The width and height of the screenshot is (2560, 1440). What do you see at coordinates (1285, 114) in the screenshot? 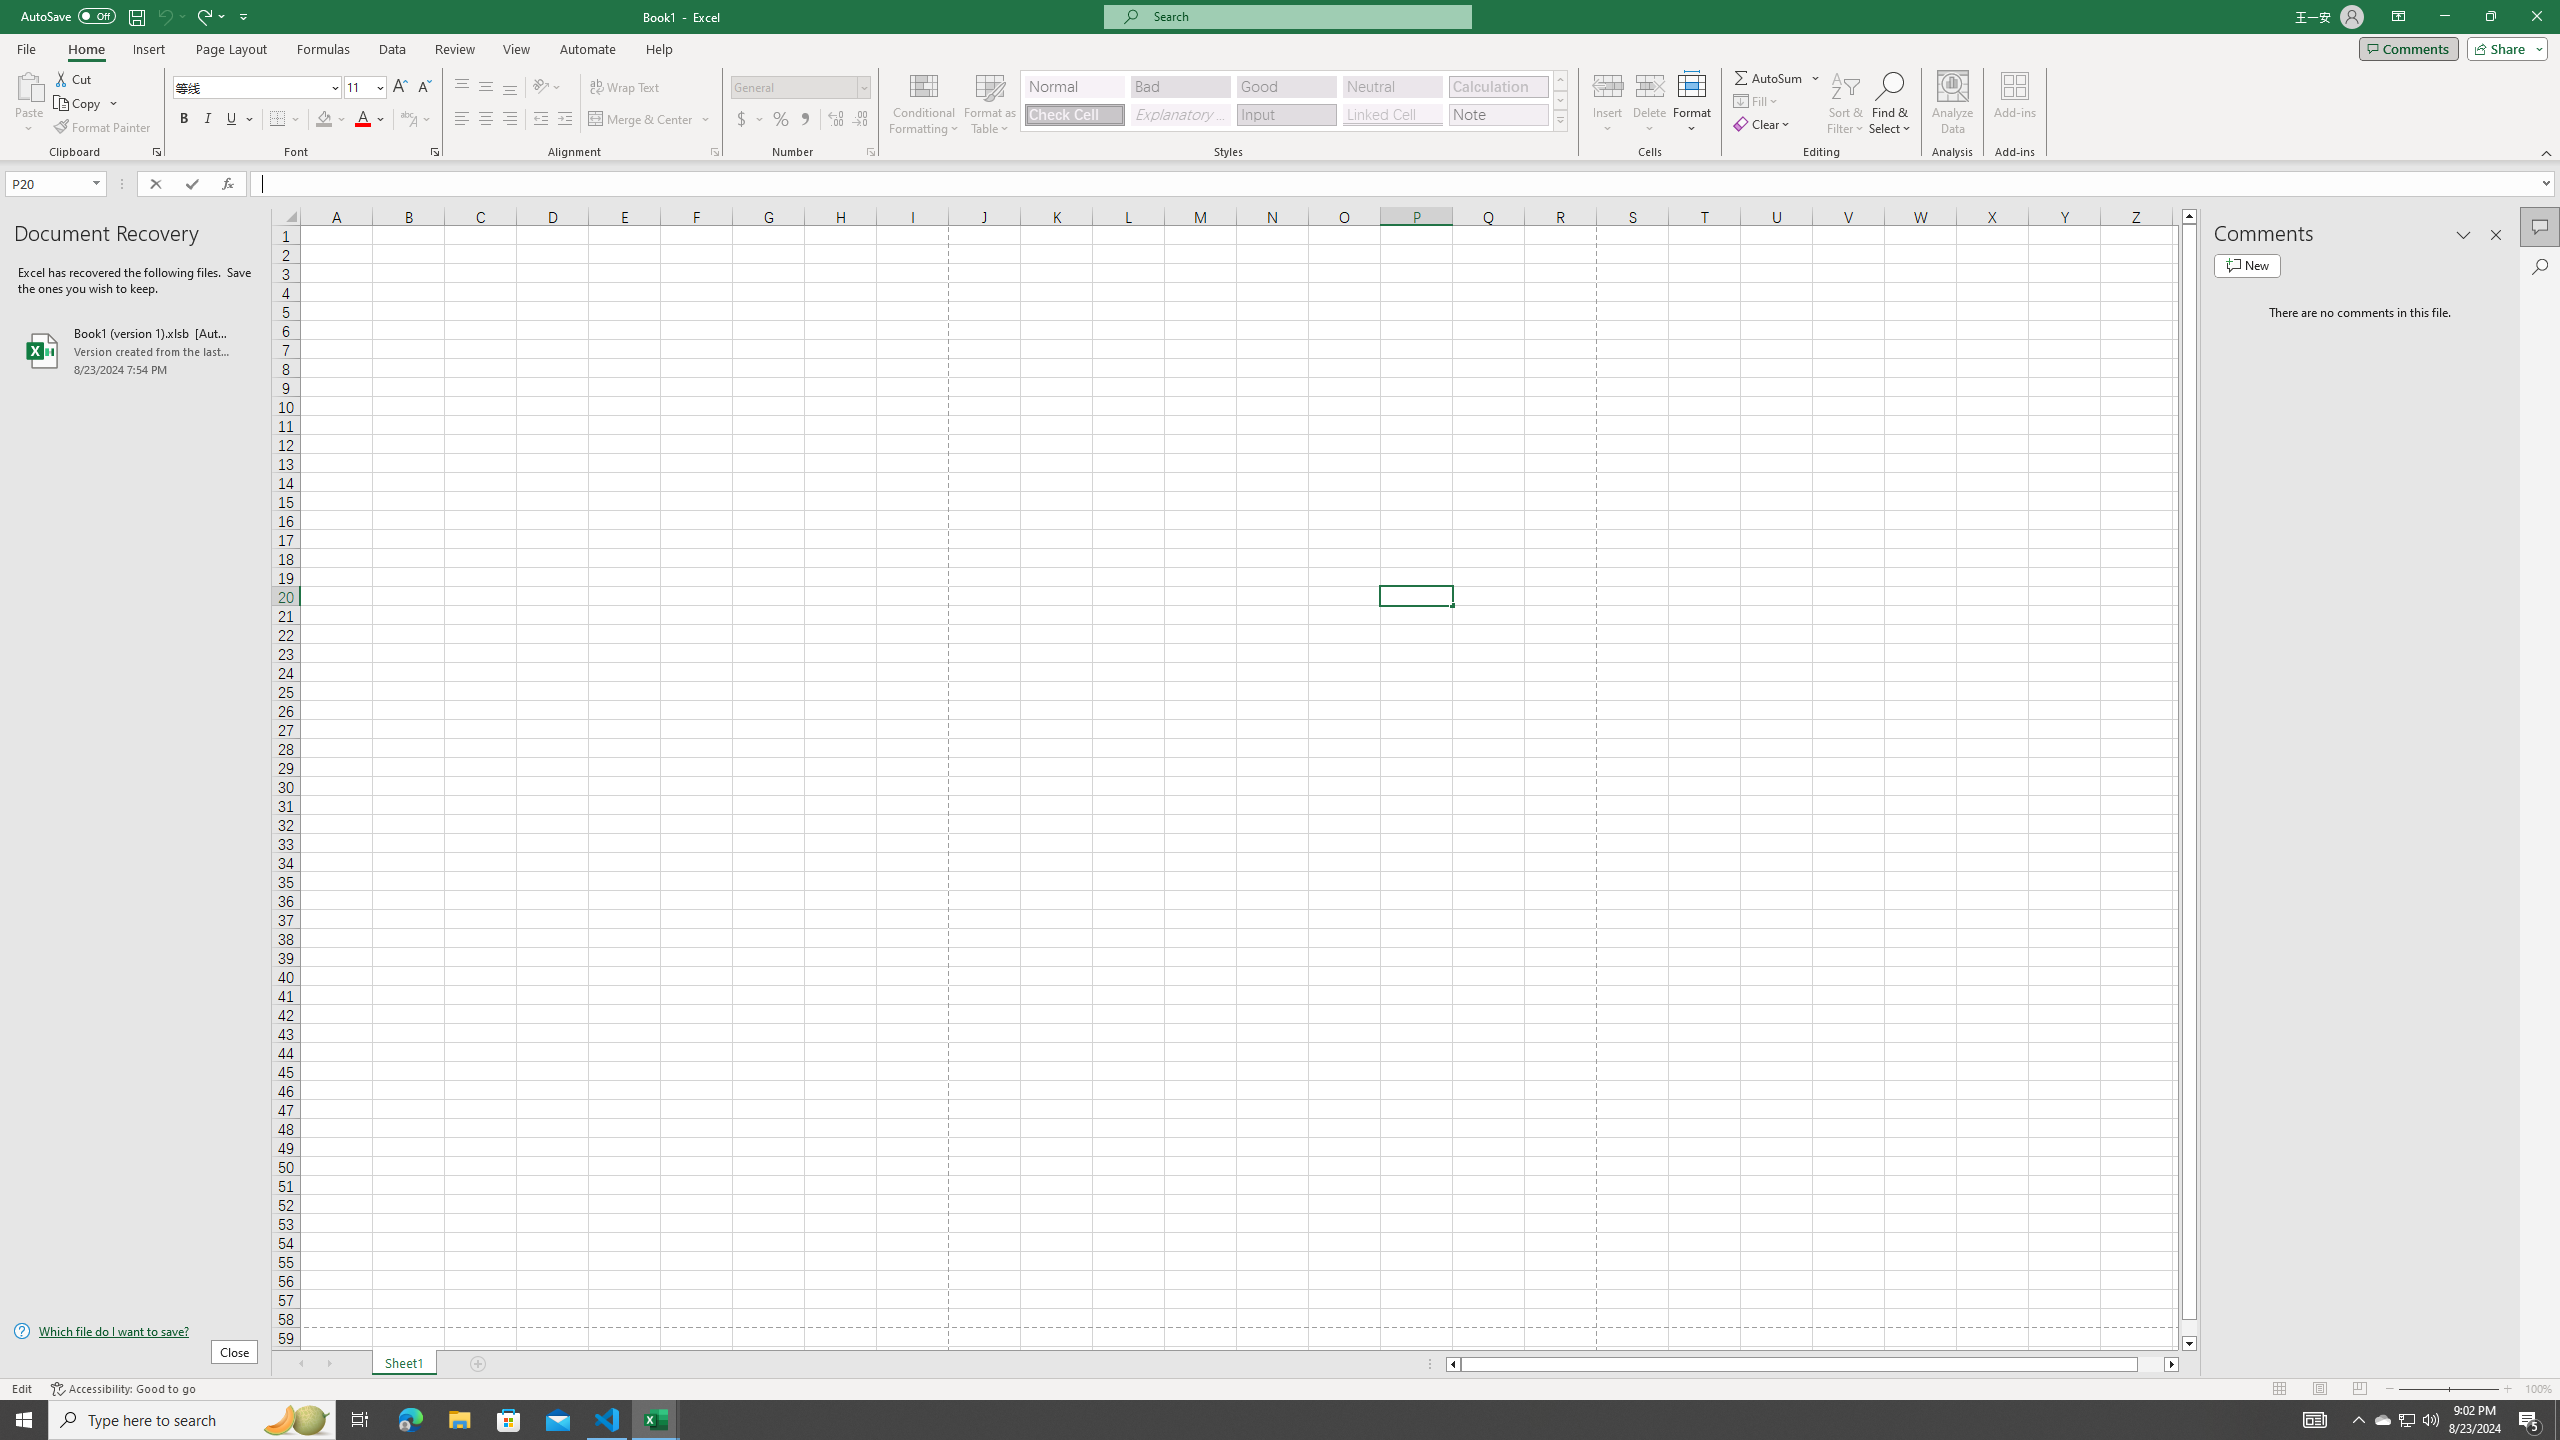
I see `'Input'` at bounding box center [1285, 114].